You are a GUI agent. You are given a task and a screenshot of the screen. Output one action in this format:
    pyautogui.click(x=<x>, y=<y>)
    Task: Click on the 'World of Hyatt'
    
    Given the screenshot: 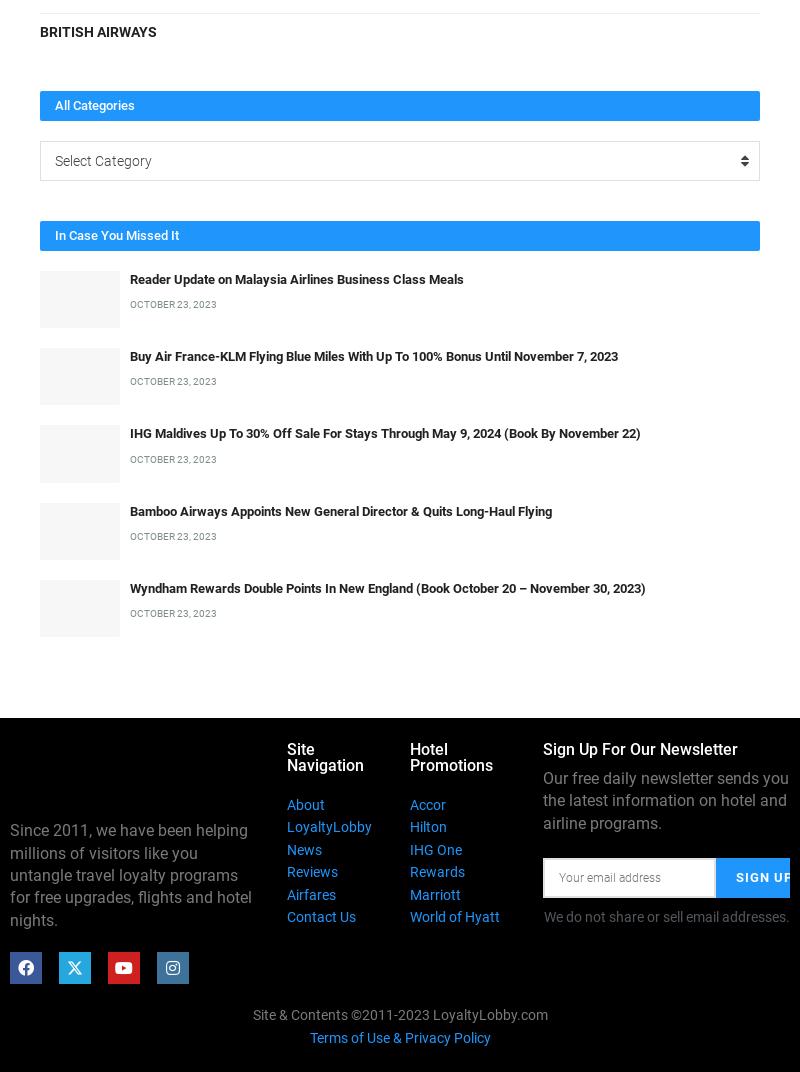 What is the action you would take?
    pyautogui.click(x=453, y=916)
    